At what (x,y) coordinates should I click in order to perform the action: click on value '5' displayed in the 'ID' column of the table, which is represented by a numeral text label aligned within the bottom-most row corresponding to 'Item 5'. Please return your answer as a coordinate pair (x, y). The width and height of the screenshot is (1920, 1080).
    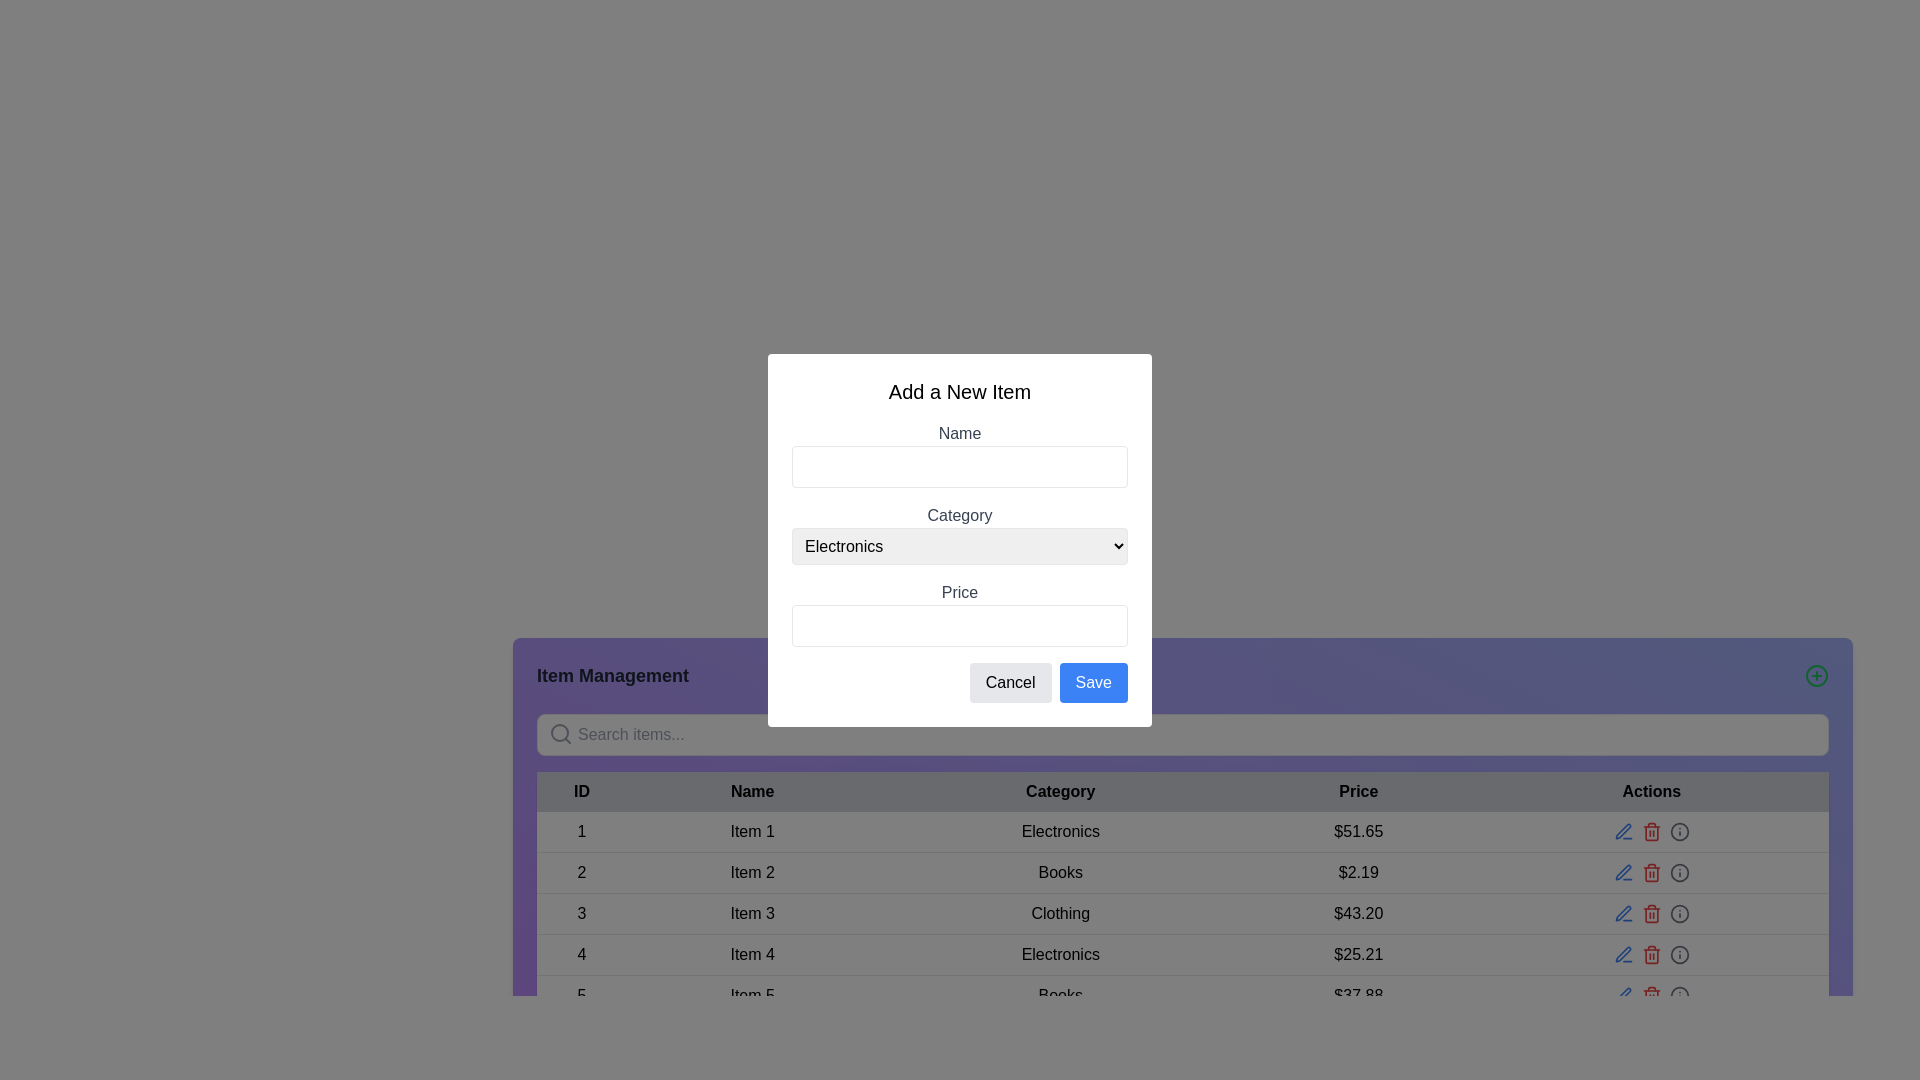
    Looking at the image, I should click on (580, 995).